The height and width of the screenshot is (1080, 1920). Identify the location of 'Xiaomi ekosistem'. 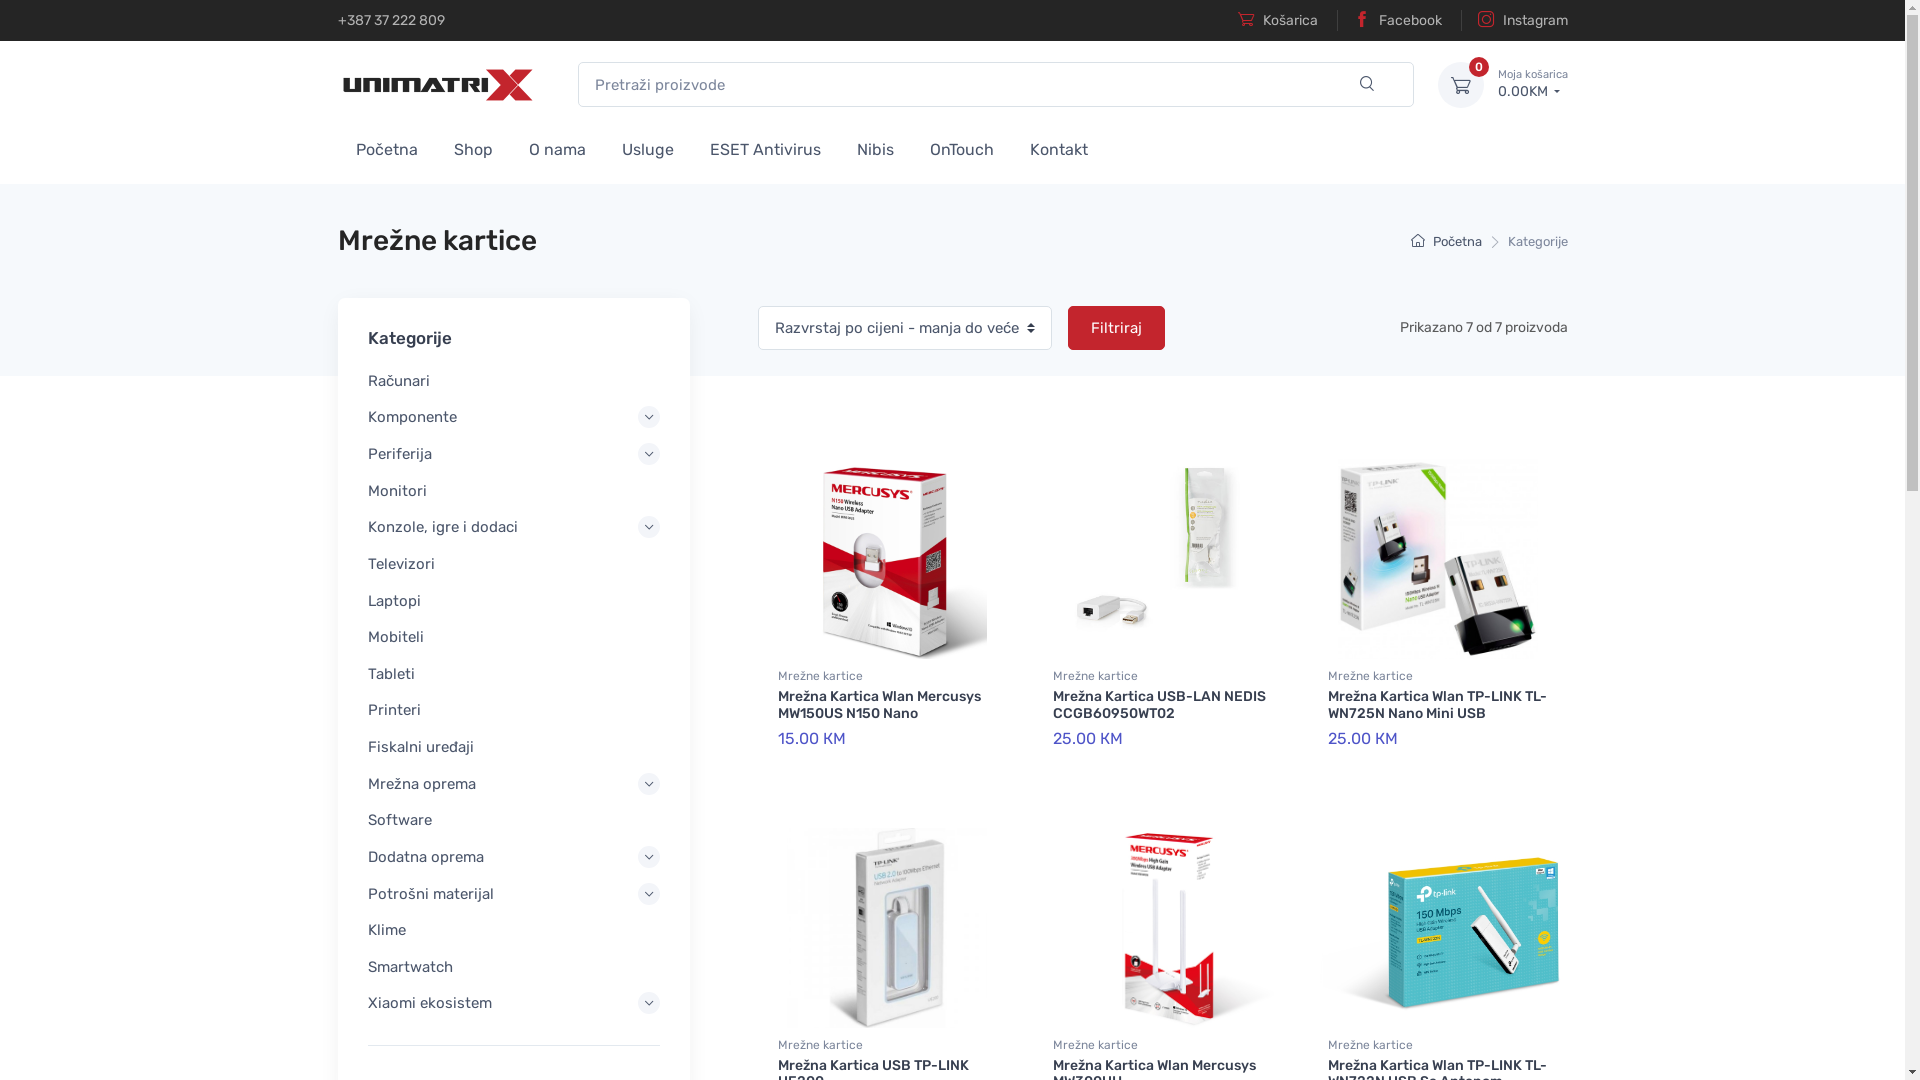
(513, 1003).